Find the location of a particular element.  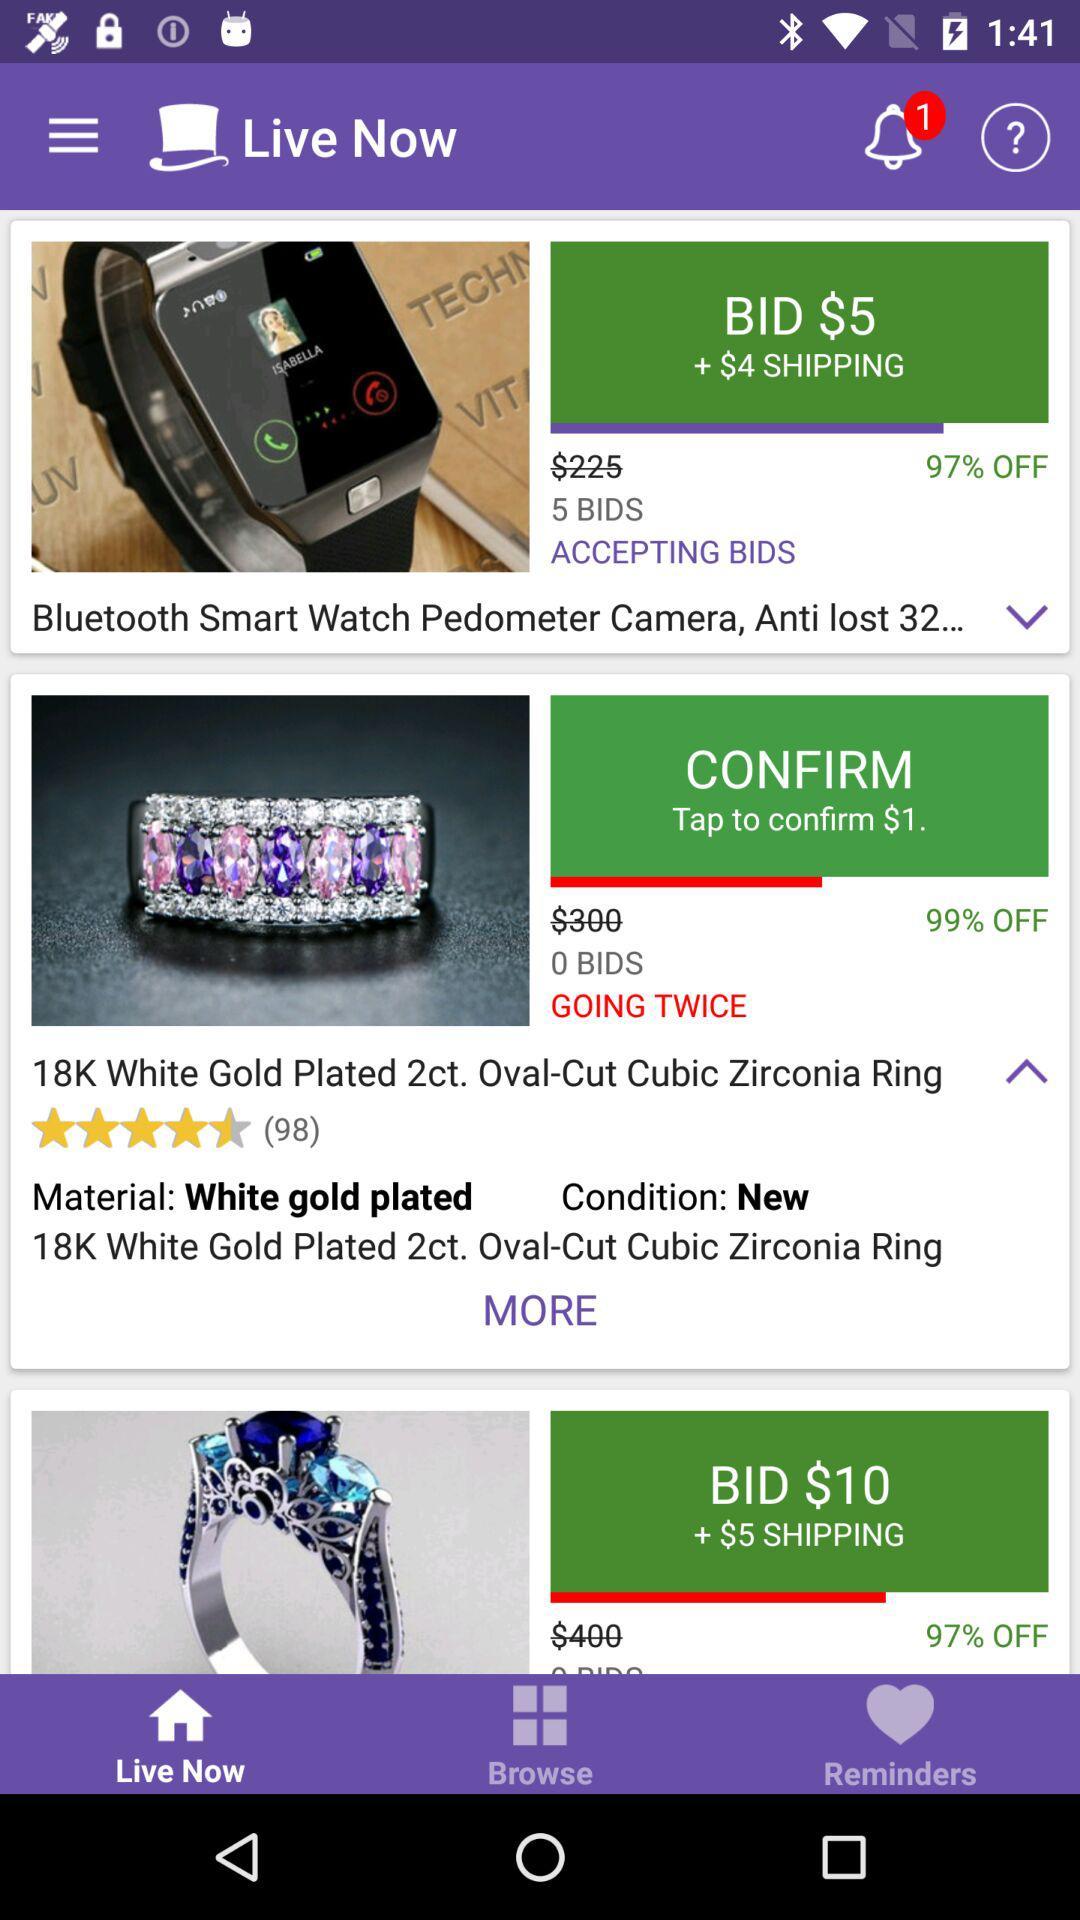

open the picture of the ring is located at coordinates (280, 1541).